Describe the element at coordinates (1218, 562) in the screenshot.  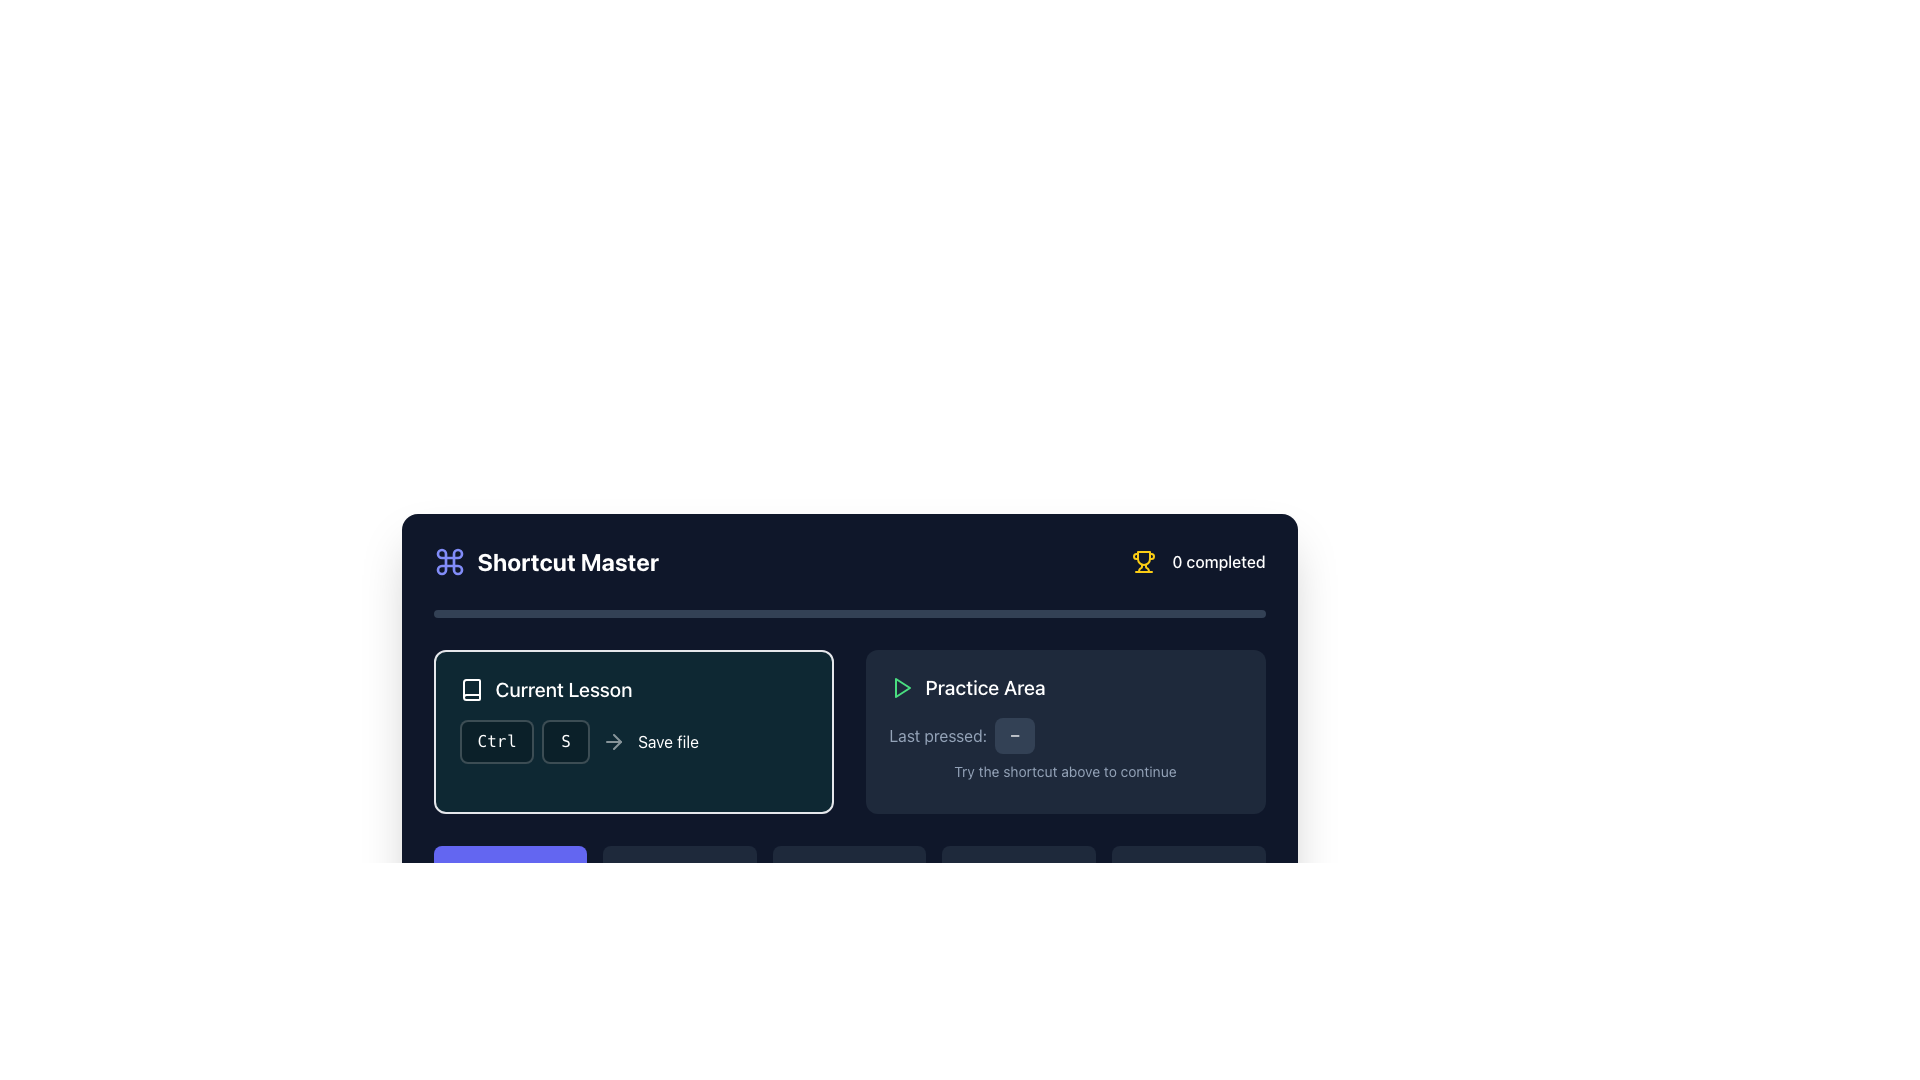
I see `the text label indicating the number of completed tasks, located at the top-right corner of the interface, next to a yellow trophy icon, for potential UI interactions` at that location.